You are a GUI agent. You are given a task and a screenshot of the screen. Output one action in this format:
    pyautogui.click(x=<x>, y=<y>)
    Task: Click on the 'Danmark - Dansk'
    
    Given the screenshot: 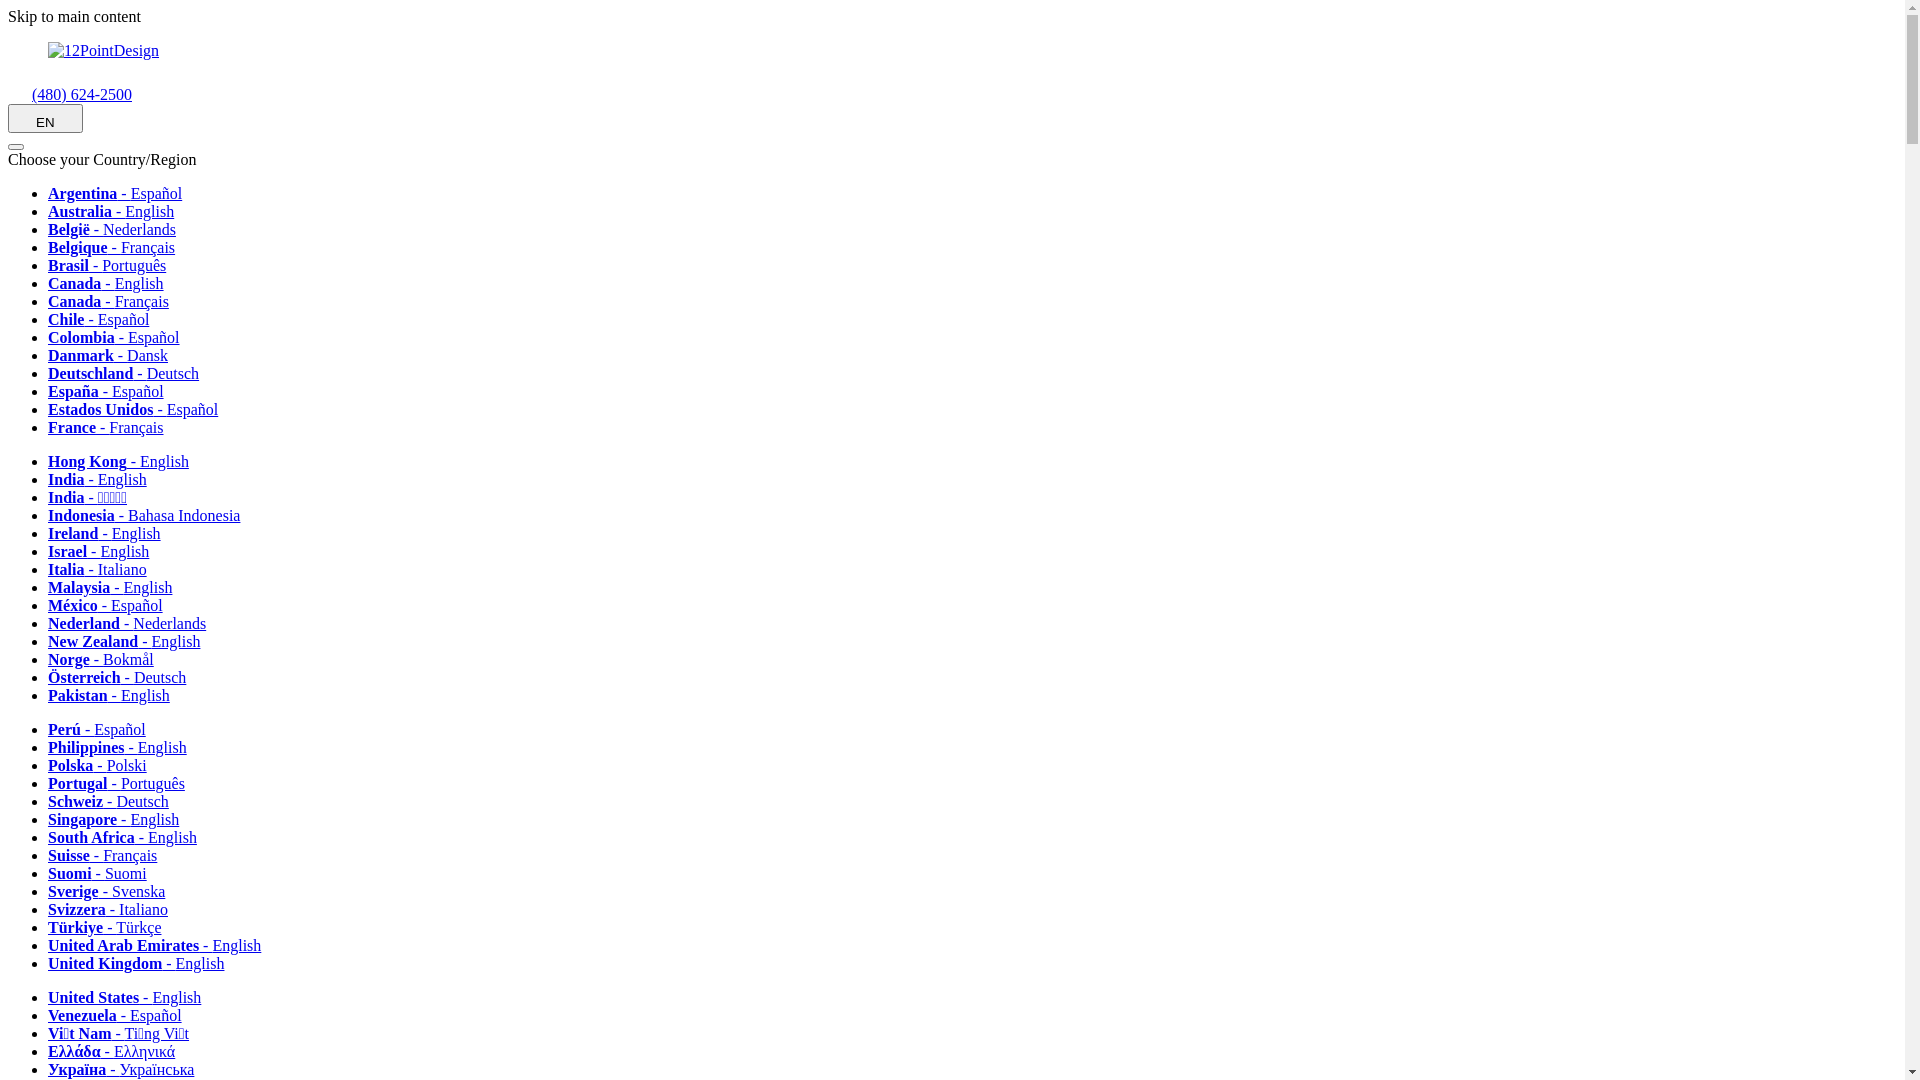 What is the action you would take?
    pyautogui.click(x=114, y=354)
    